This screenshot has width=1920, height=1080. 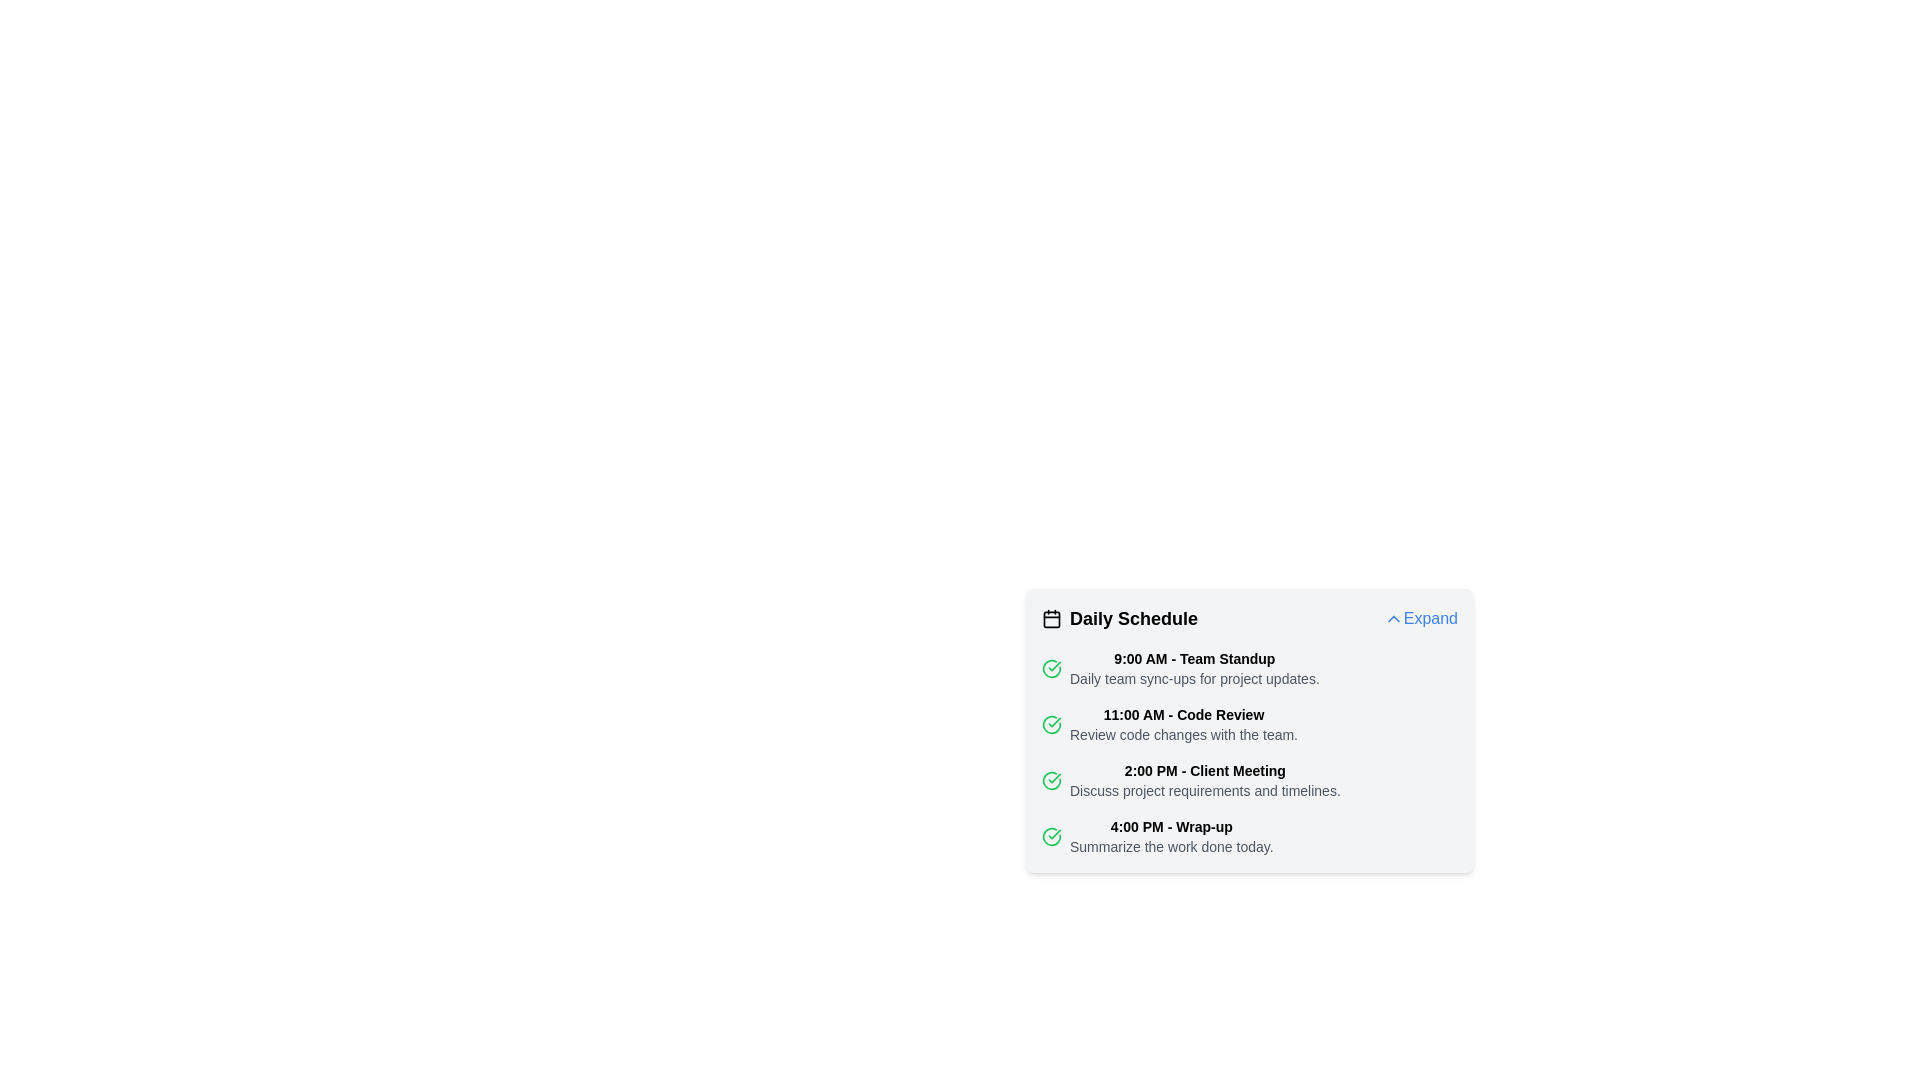 I want to click on descriptions of the scheduled events in the Informational content widget, specifically focusing on the third event in the list under the 'Daily Schedule' section, so click(x=1248, y=752).